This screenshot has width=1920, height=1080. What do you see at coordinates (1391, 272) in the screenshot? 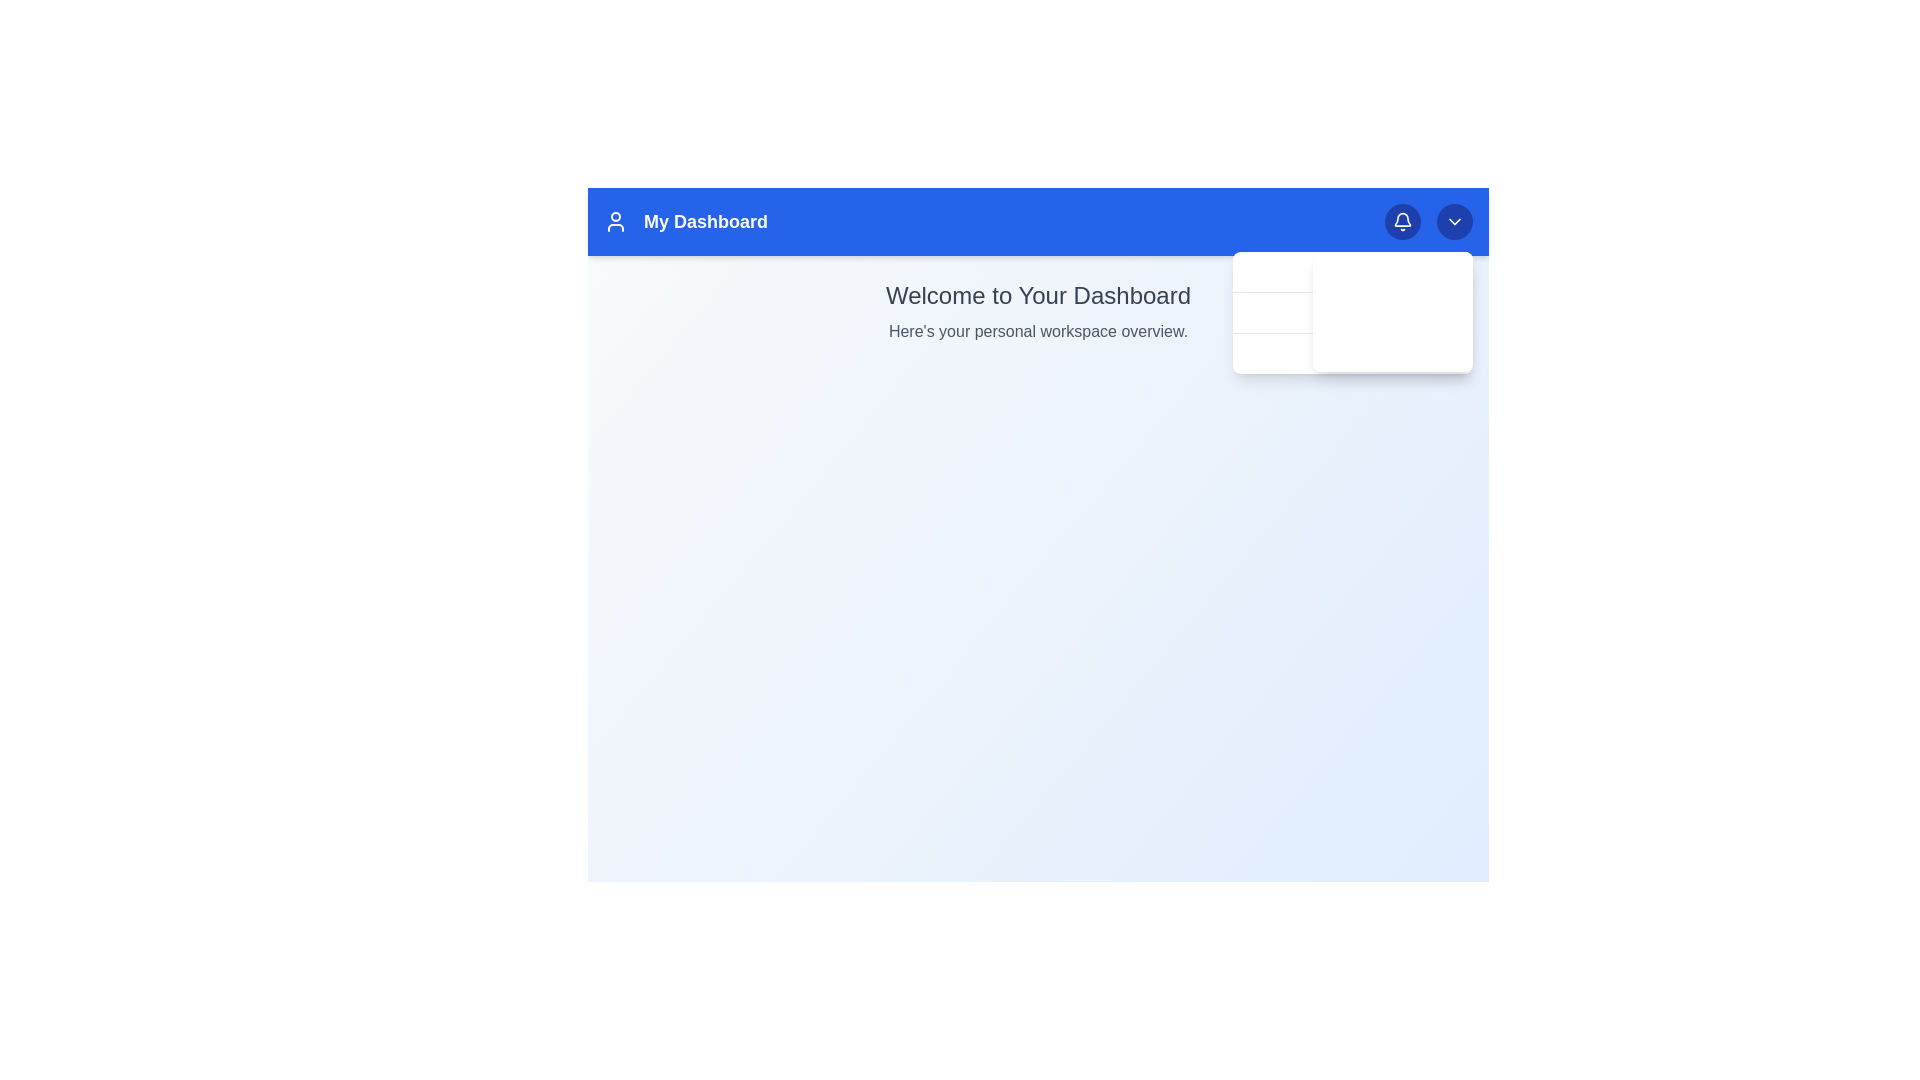
I see `the Profile button located at the top of the dropdown menu to change its background color` at bounding box center [1391, 272].